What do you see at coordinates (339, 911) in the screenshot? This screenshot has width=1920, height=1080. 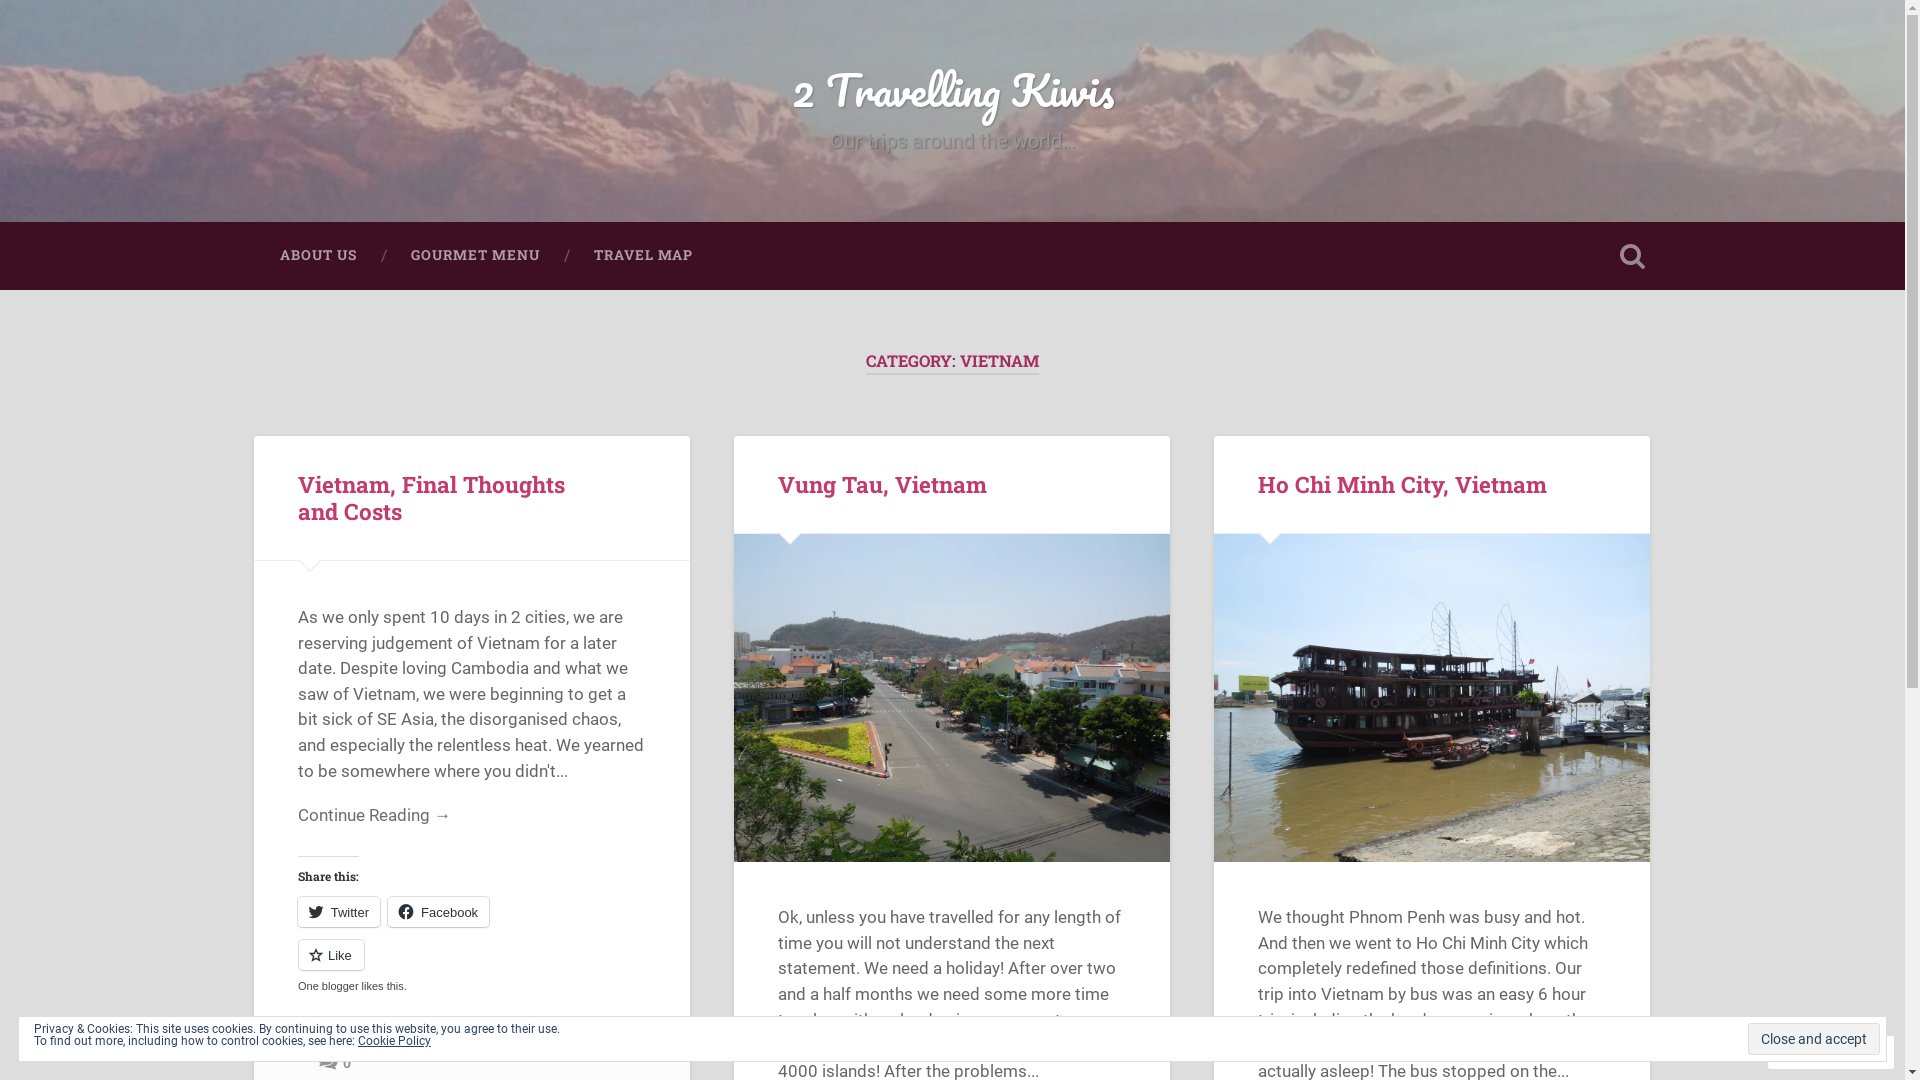 I see `'Twitter'` at bounding box center [339, 911].